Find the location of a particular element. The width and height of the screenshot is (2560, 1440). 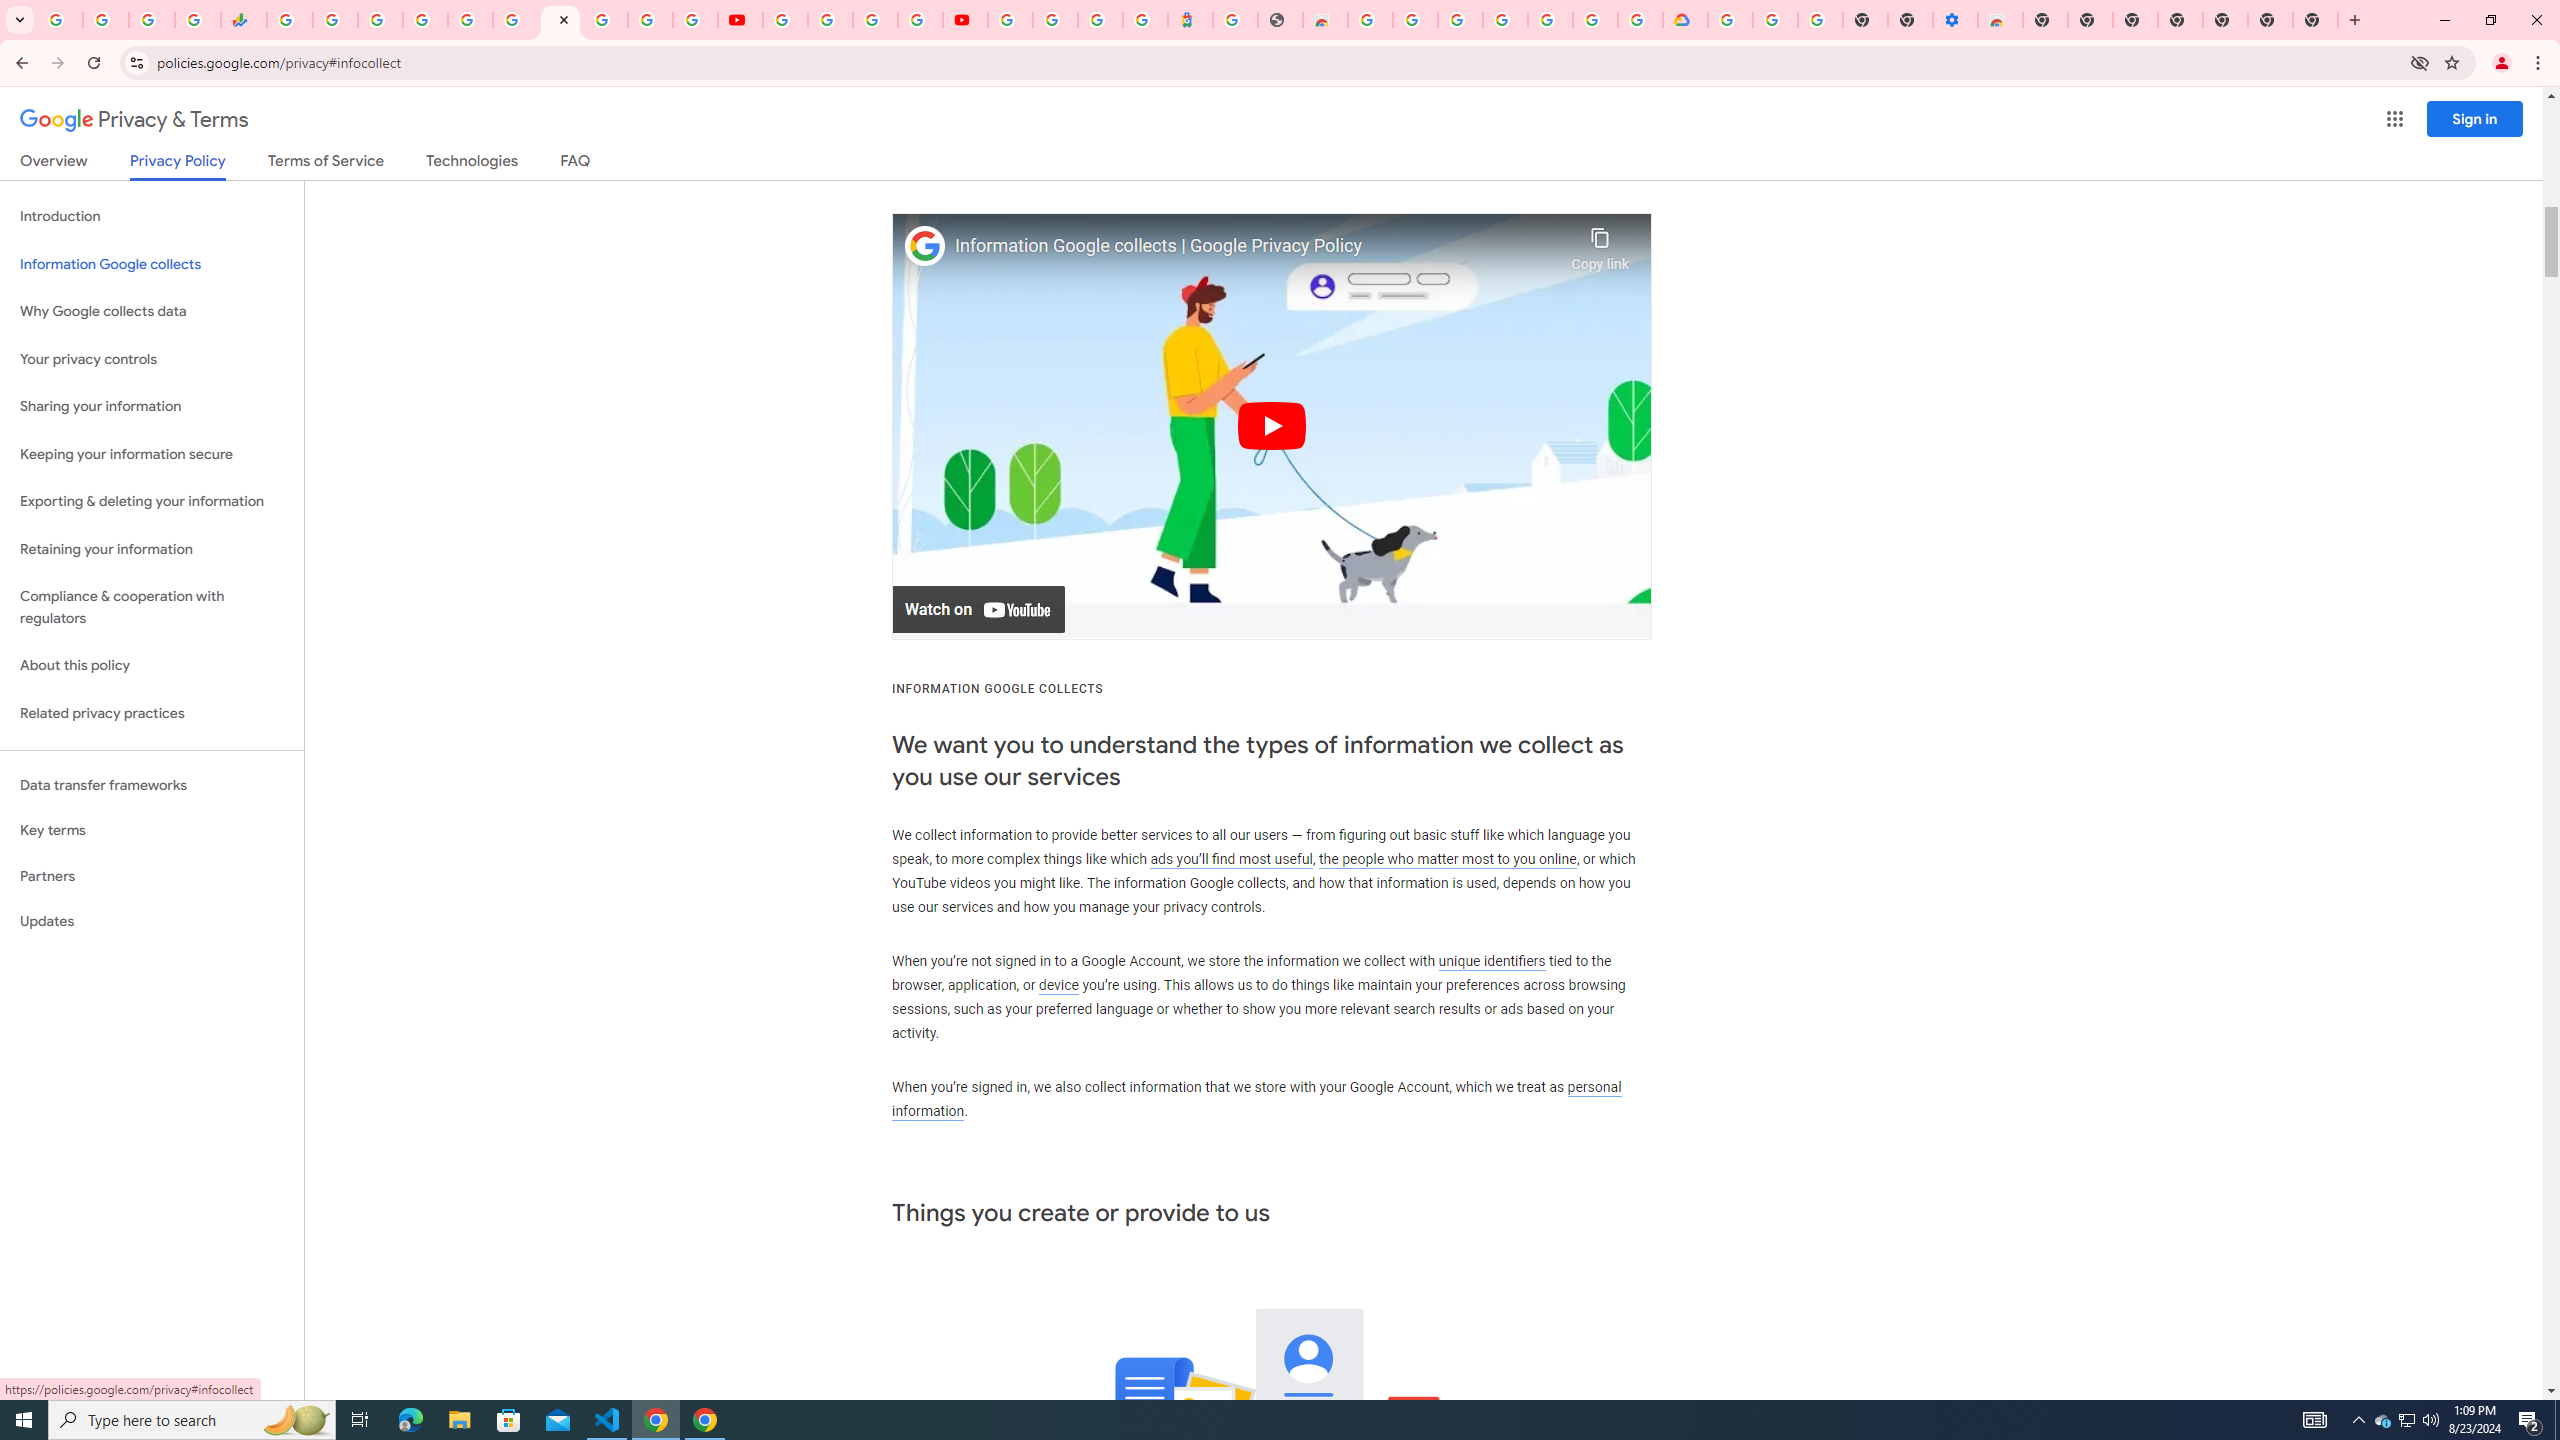

'Retaining your information' is located at coordinates (151, 549).